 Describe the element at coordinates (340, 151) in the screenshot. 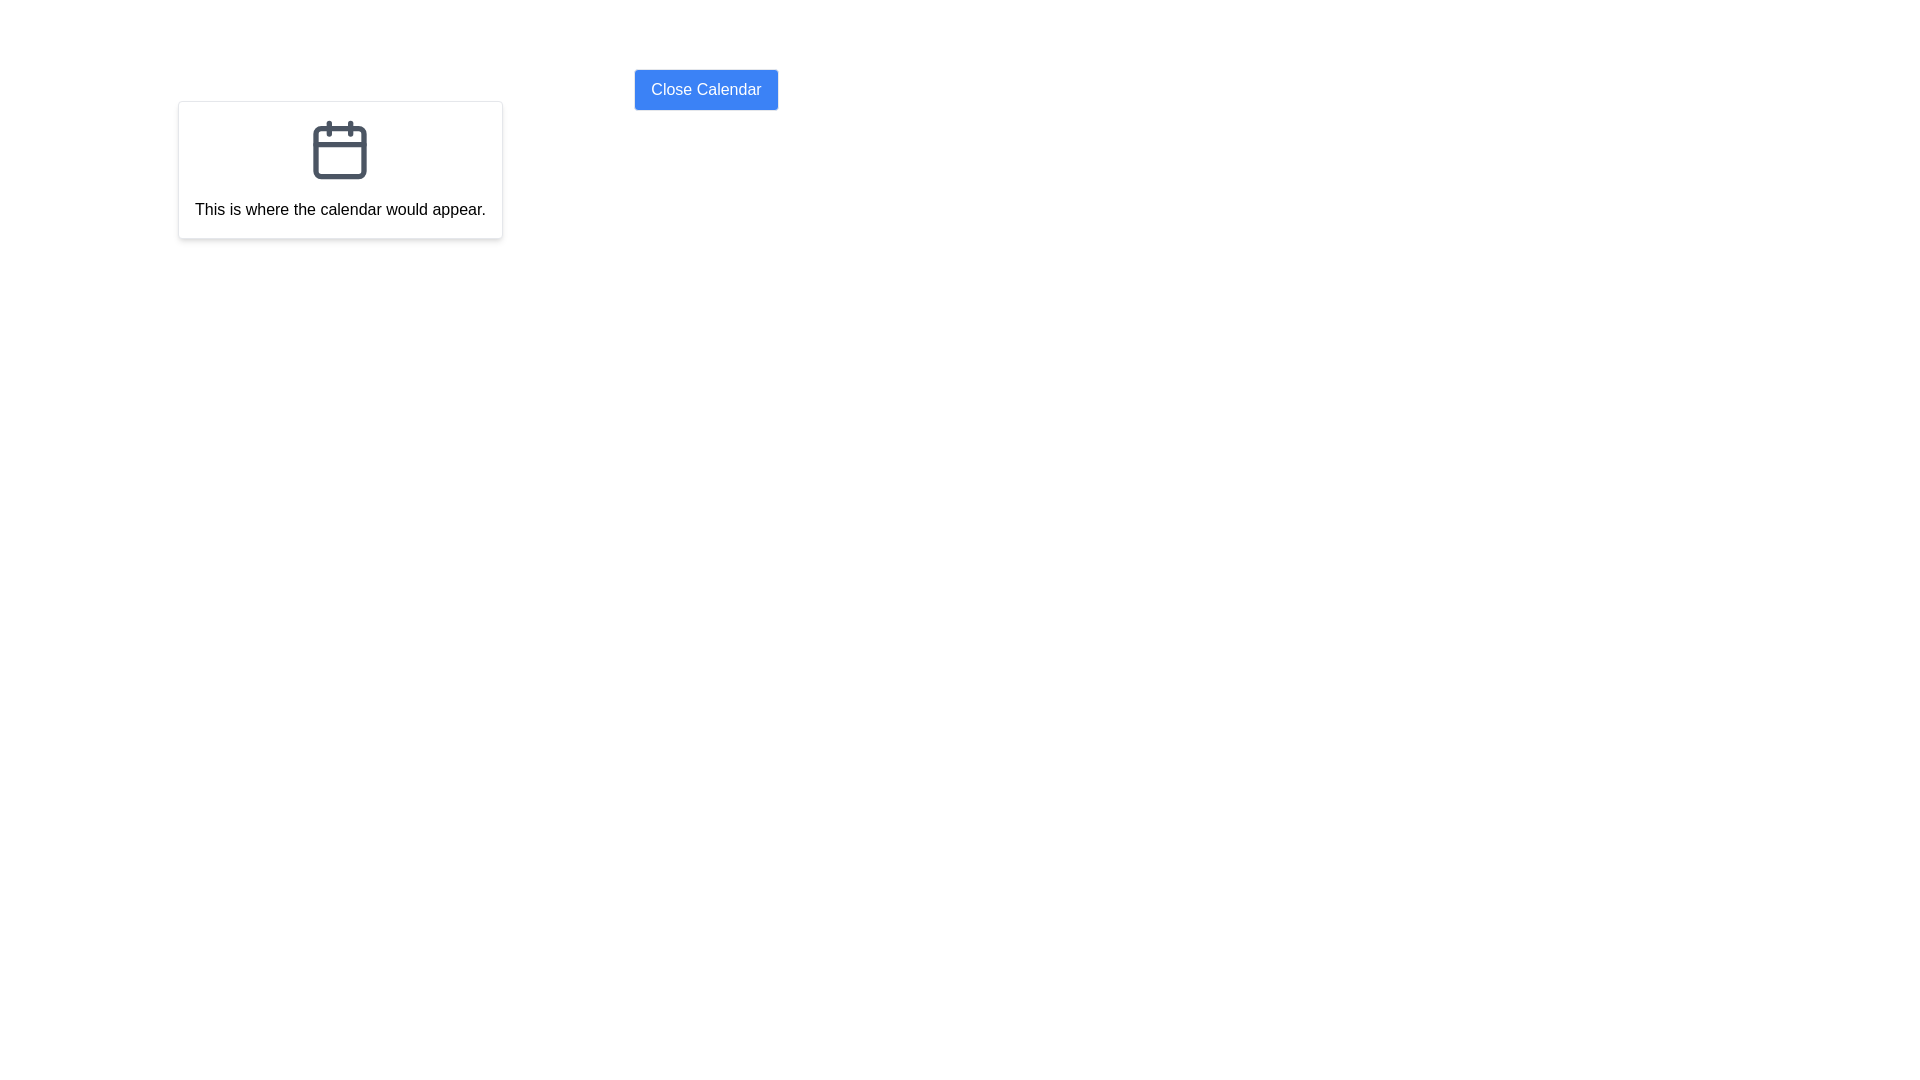

I see `the white rounded rectangle area within the calendar icon that represents the calendar grid` at that location.